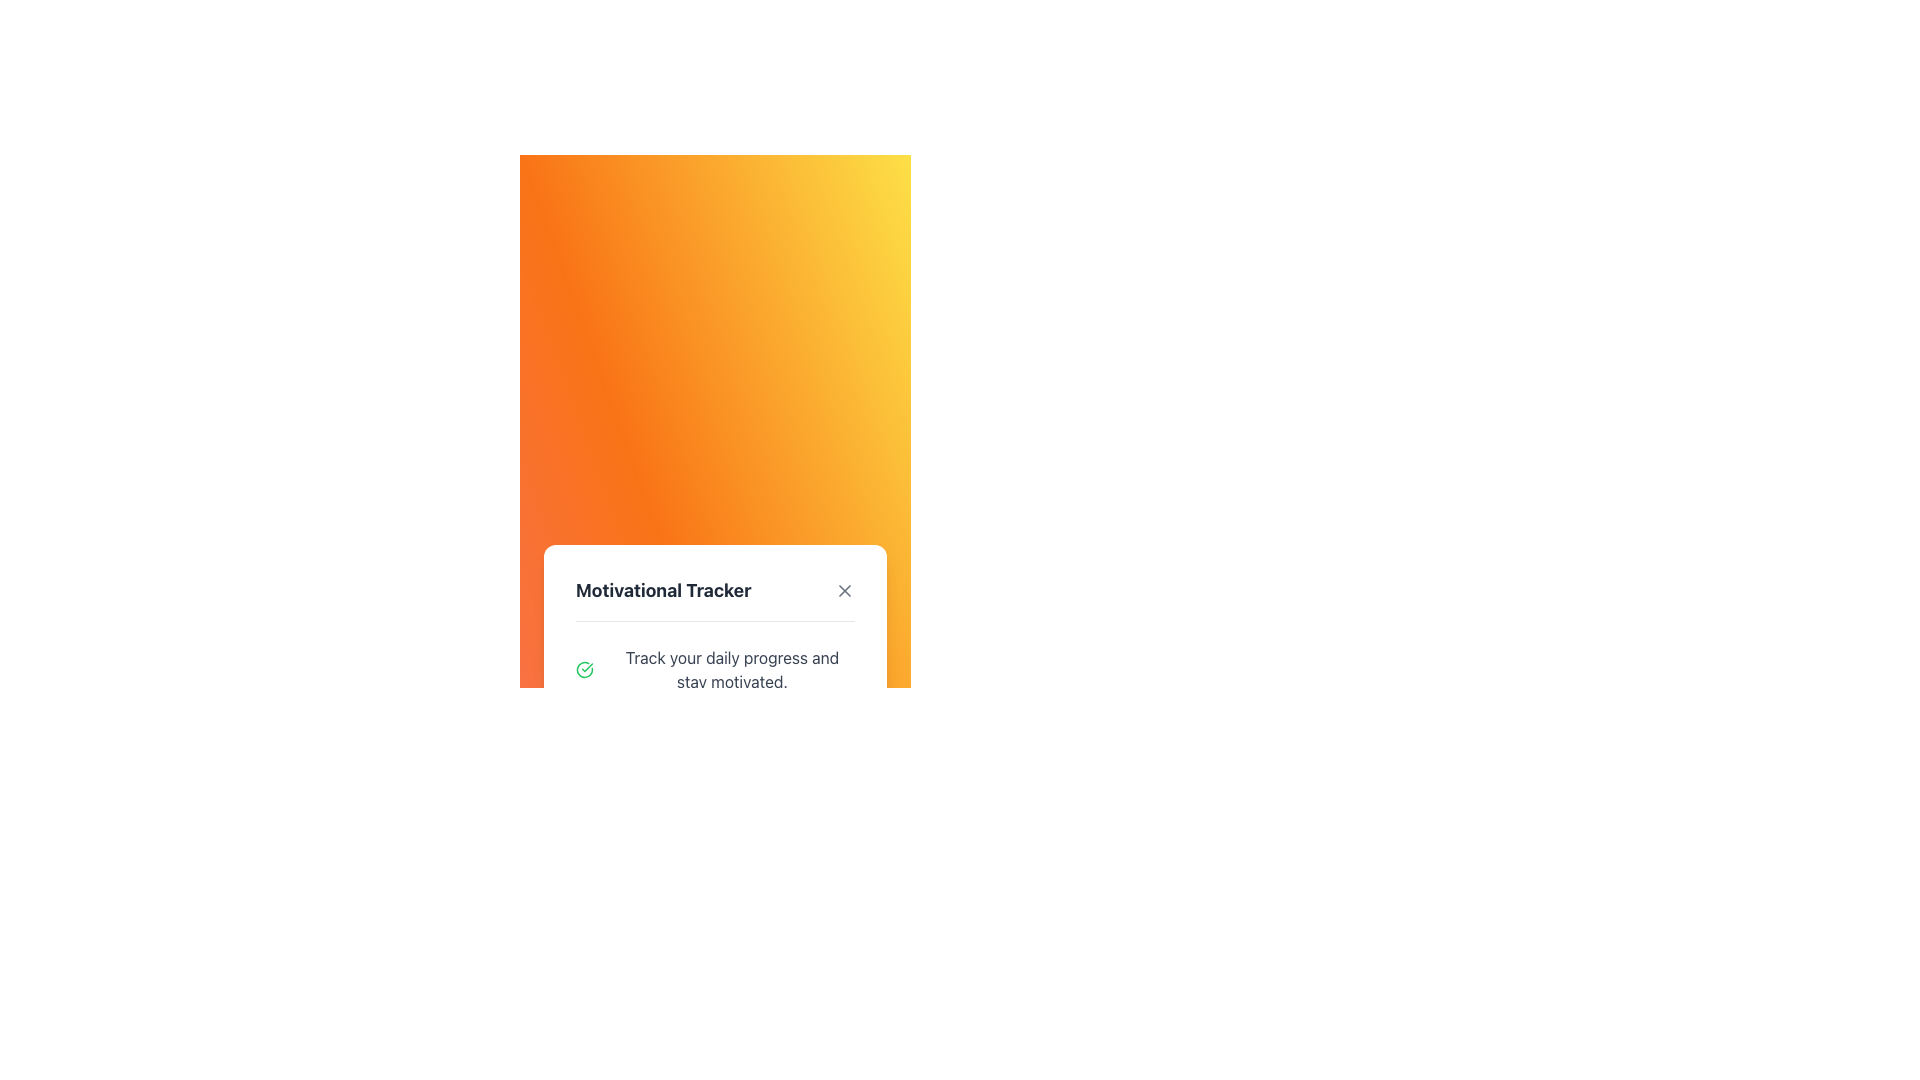 This screenshot has height=1080, width=1920. I want to click on the text displaying 'Track your daily progress and stay motivated.' located in the 'Motivational Tracker' card, positioned below the card title and to the right of a green check icon, so click(731, 669).